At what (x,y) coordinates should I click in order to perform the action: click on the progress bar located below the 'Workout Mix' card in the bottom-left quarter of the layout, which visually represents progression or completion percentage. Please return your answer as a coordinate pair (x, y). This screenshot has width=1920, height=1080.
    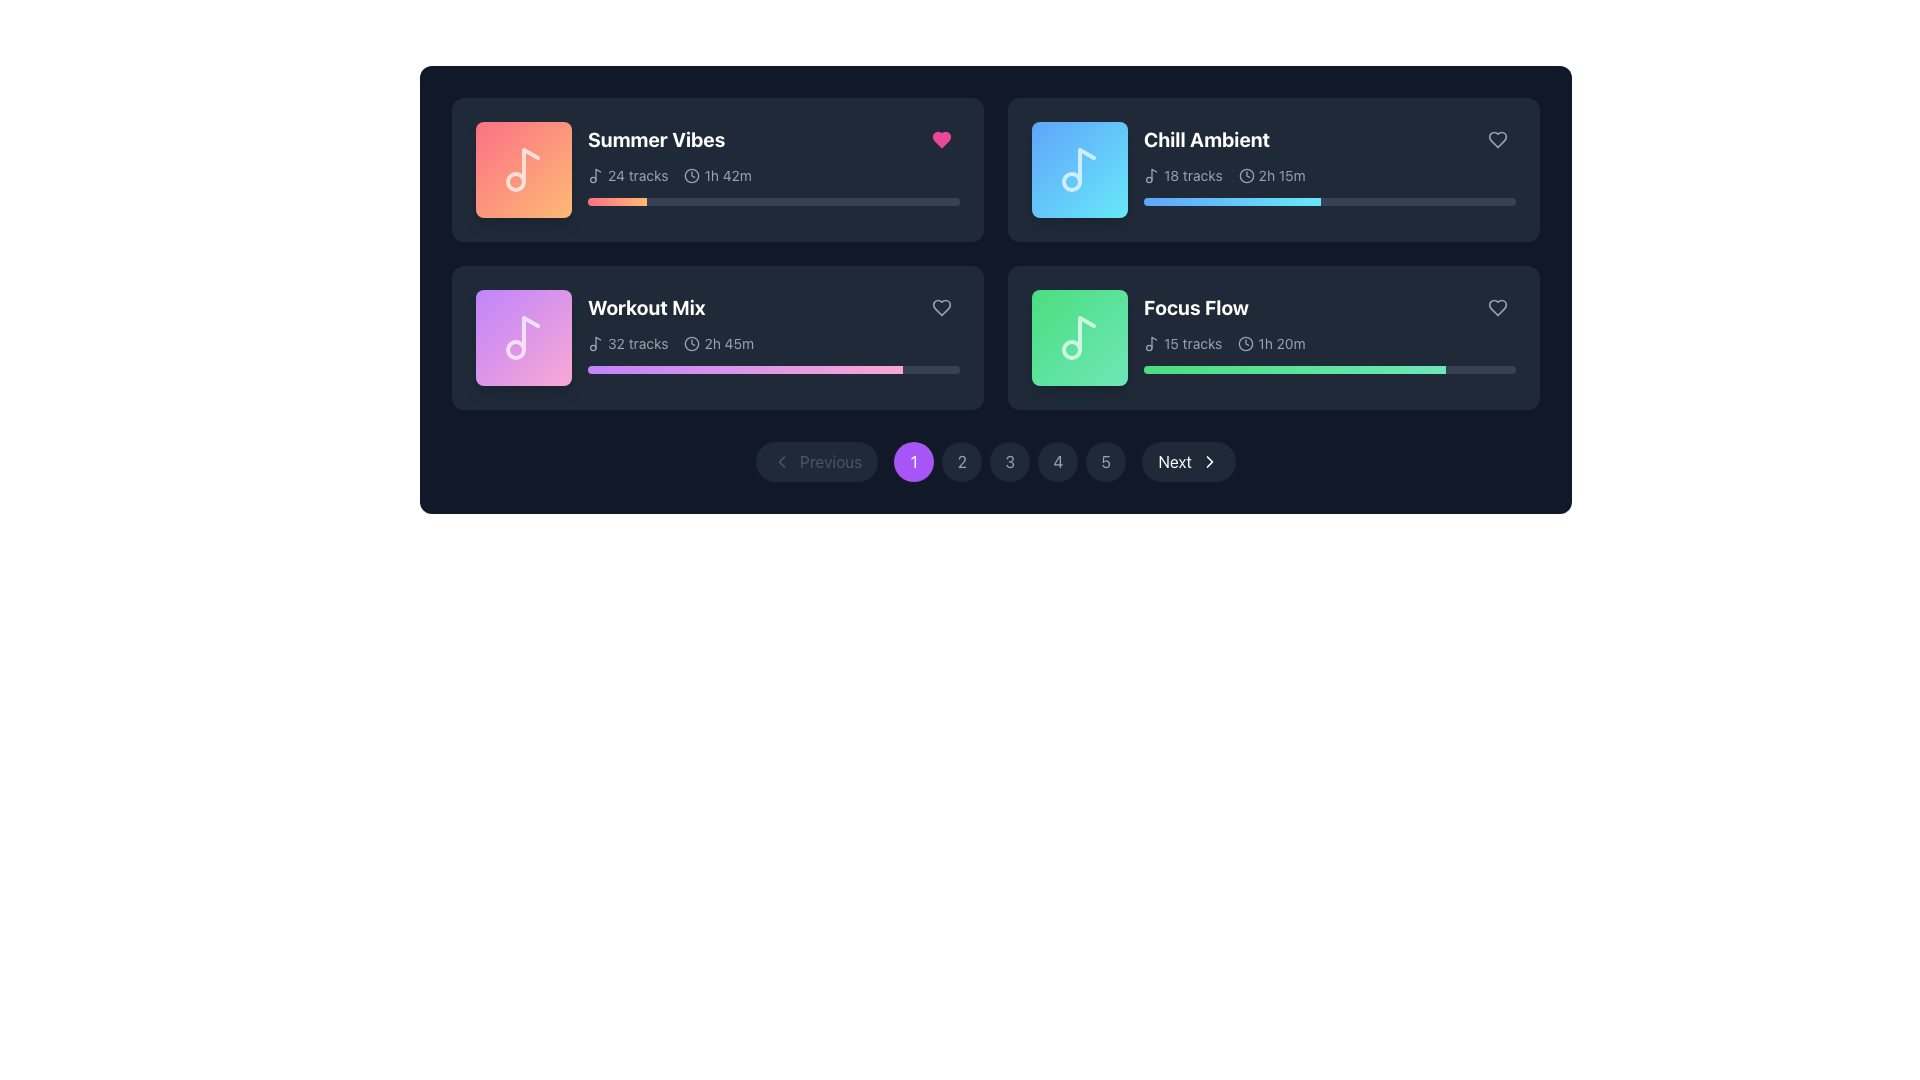
    Looking at the image, I should click on (744, 370).